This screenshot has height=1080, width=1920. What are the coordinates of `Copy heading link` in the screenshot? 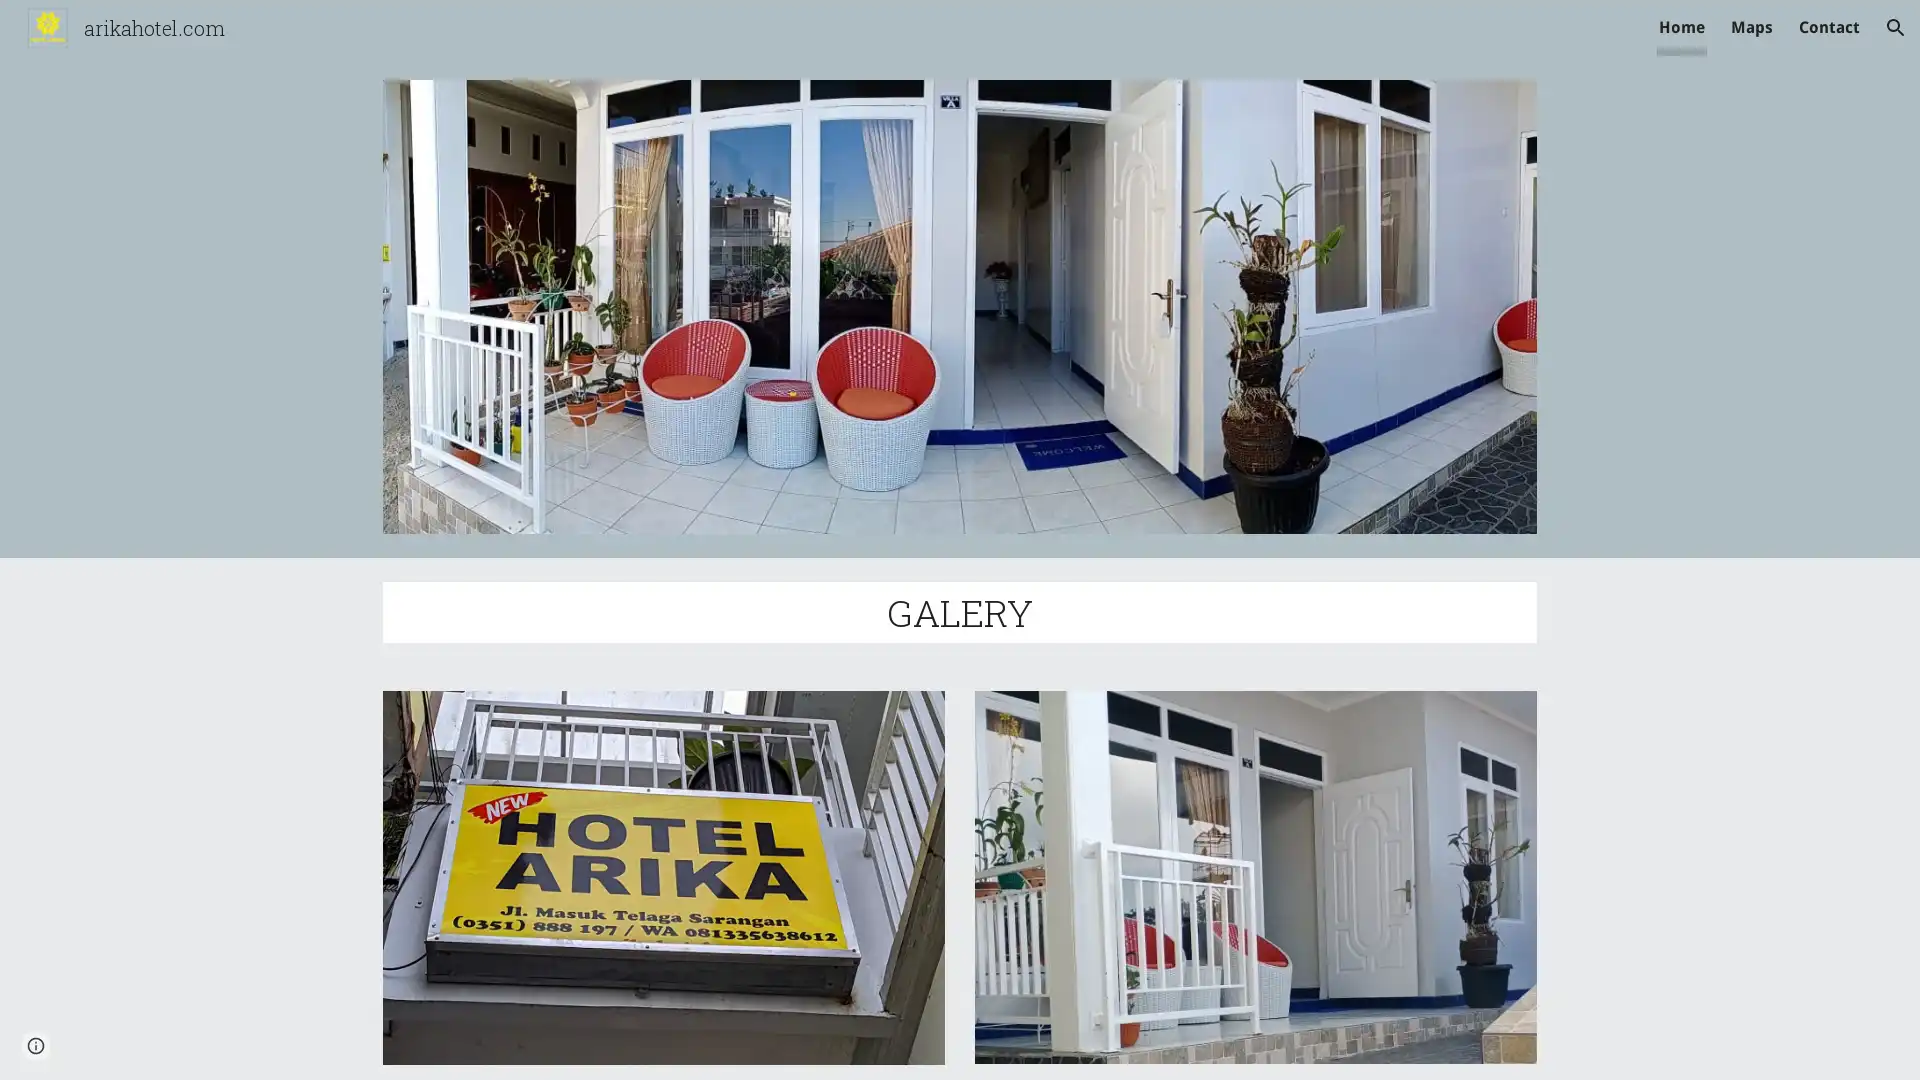 It's located at (1055, 611).